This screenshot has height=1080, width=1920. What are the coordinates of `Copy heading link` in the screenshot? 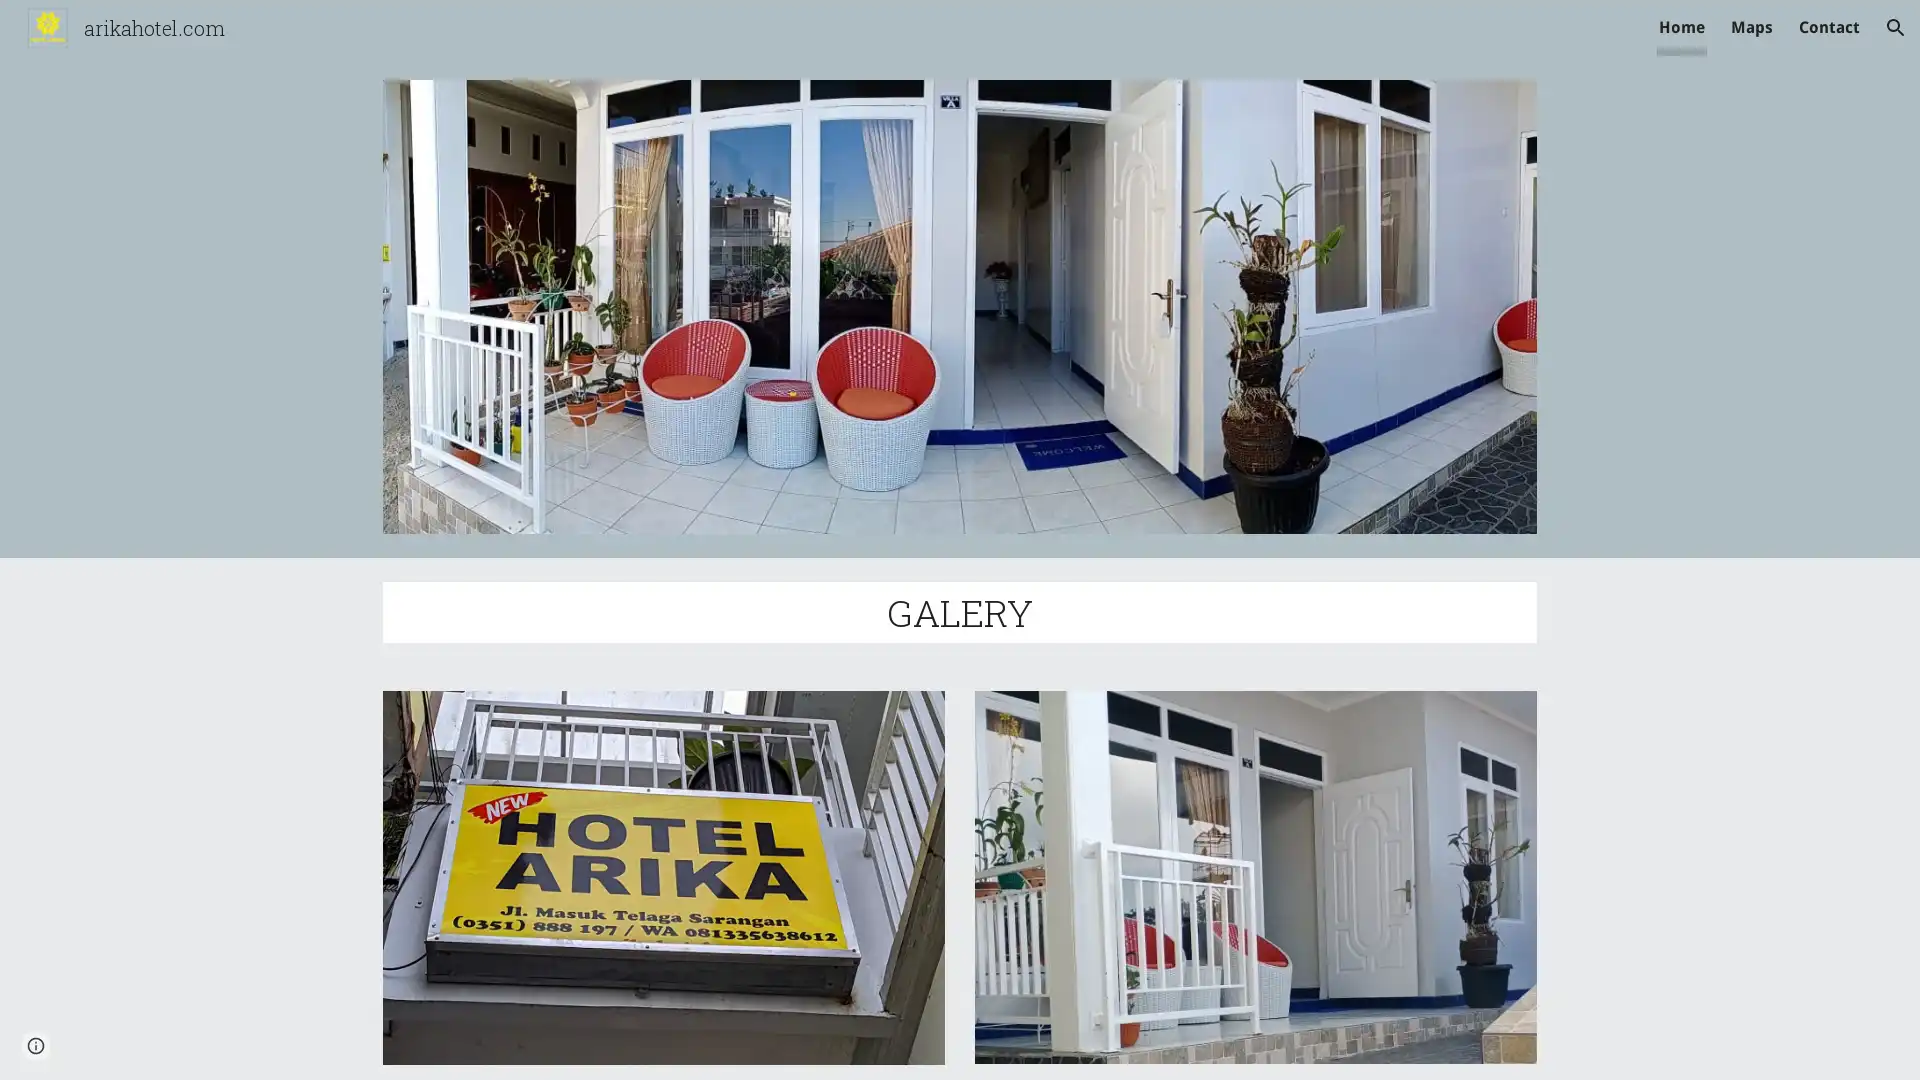 It's located at (1055, 611).